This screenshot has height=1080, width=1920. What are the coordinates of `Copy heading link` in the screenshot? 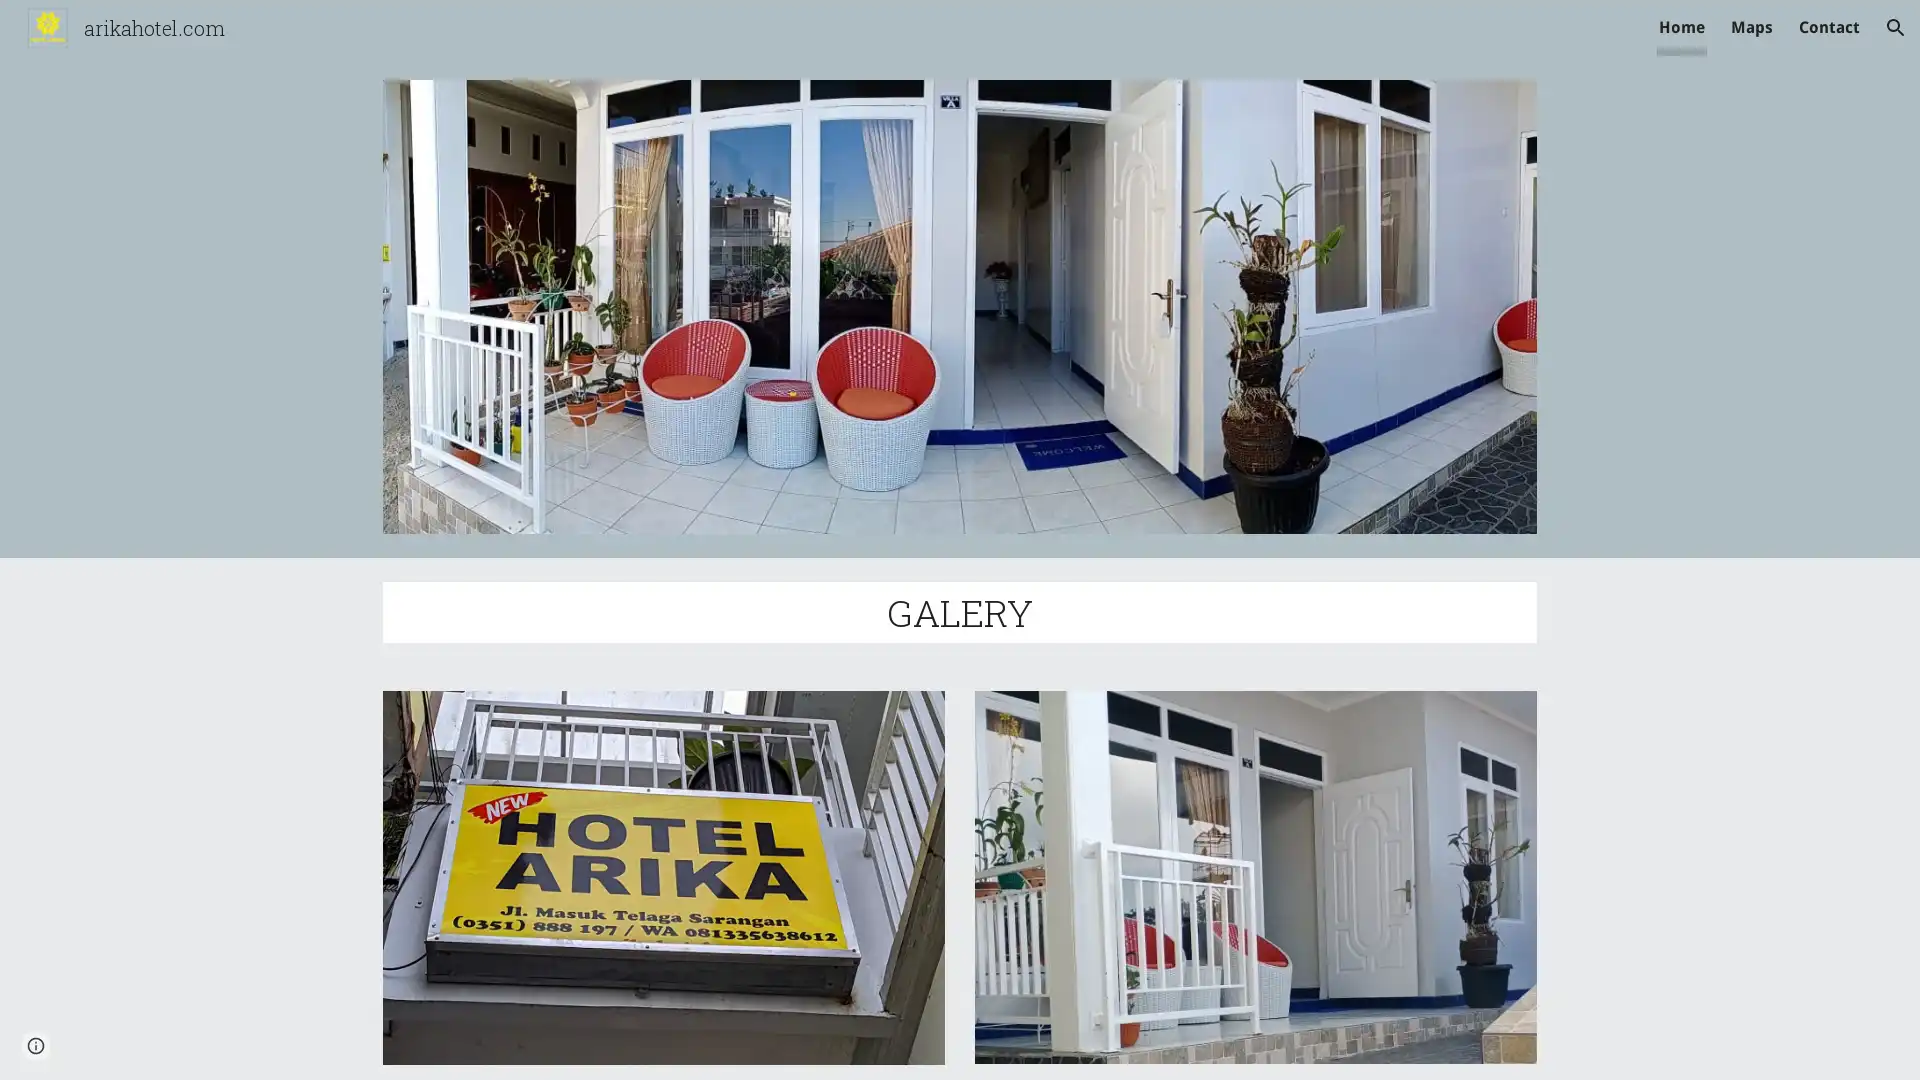 It's located at (1055, 611).